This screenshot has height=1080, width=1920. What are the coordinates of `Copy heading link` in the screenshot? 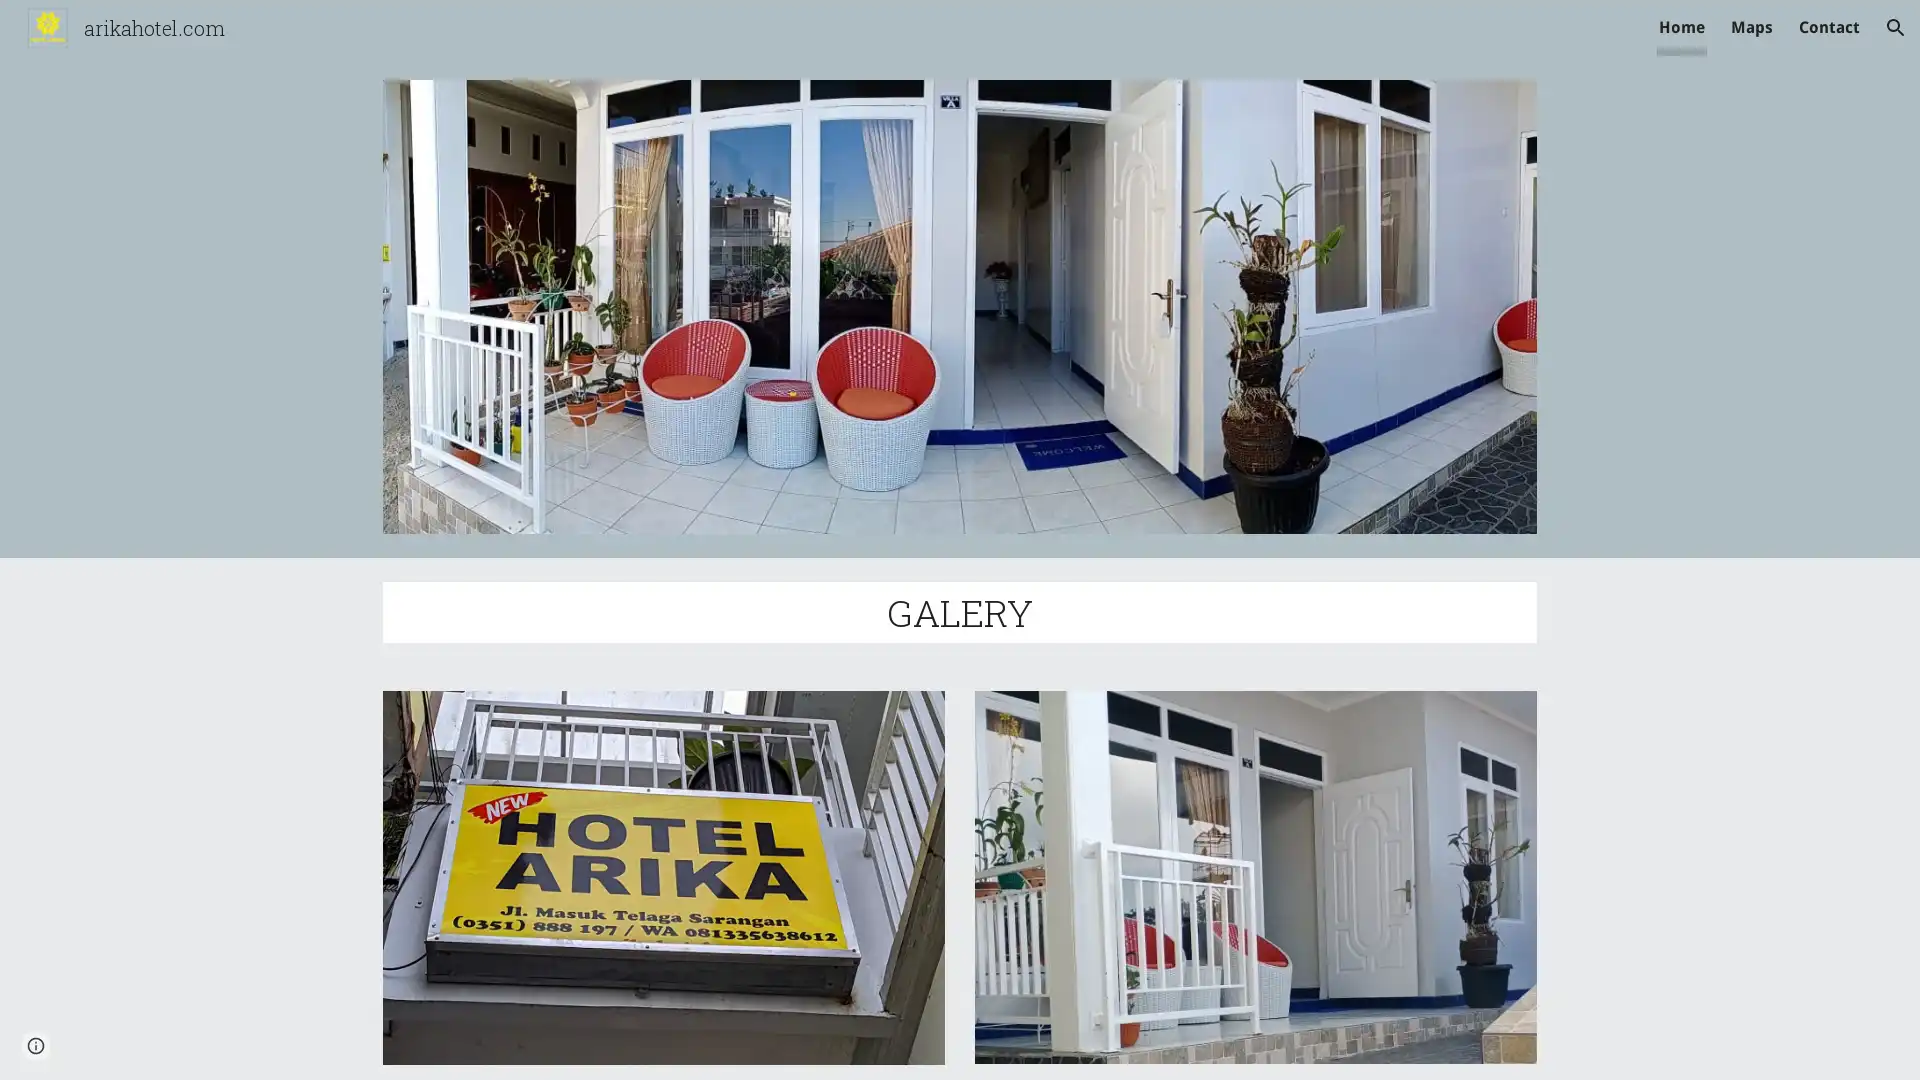 It's located at (1055, 611).